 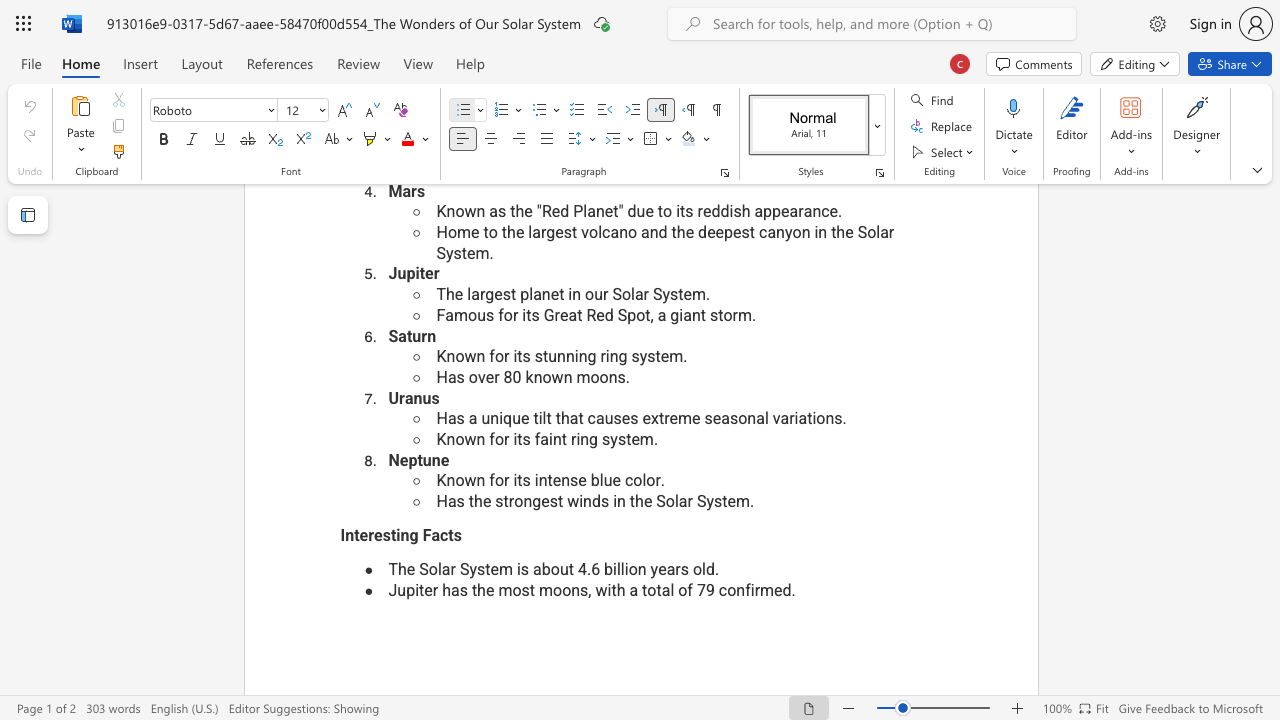 What do you see at coordinates (648, 589) in the screenshot?
I see `the space between the continuous character "t" and "o" in the text` at bounding box center [648, 589].